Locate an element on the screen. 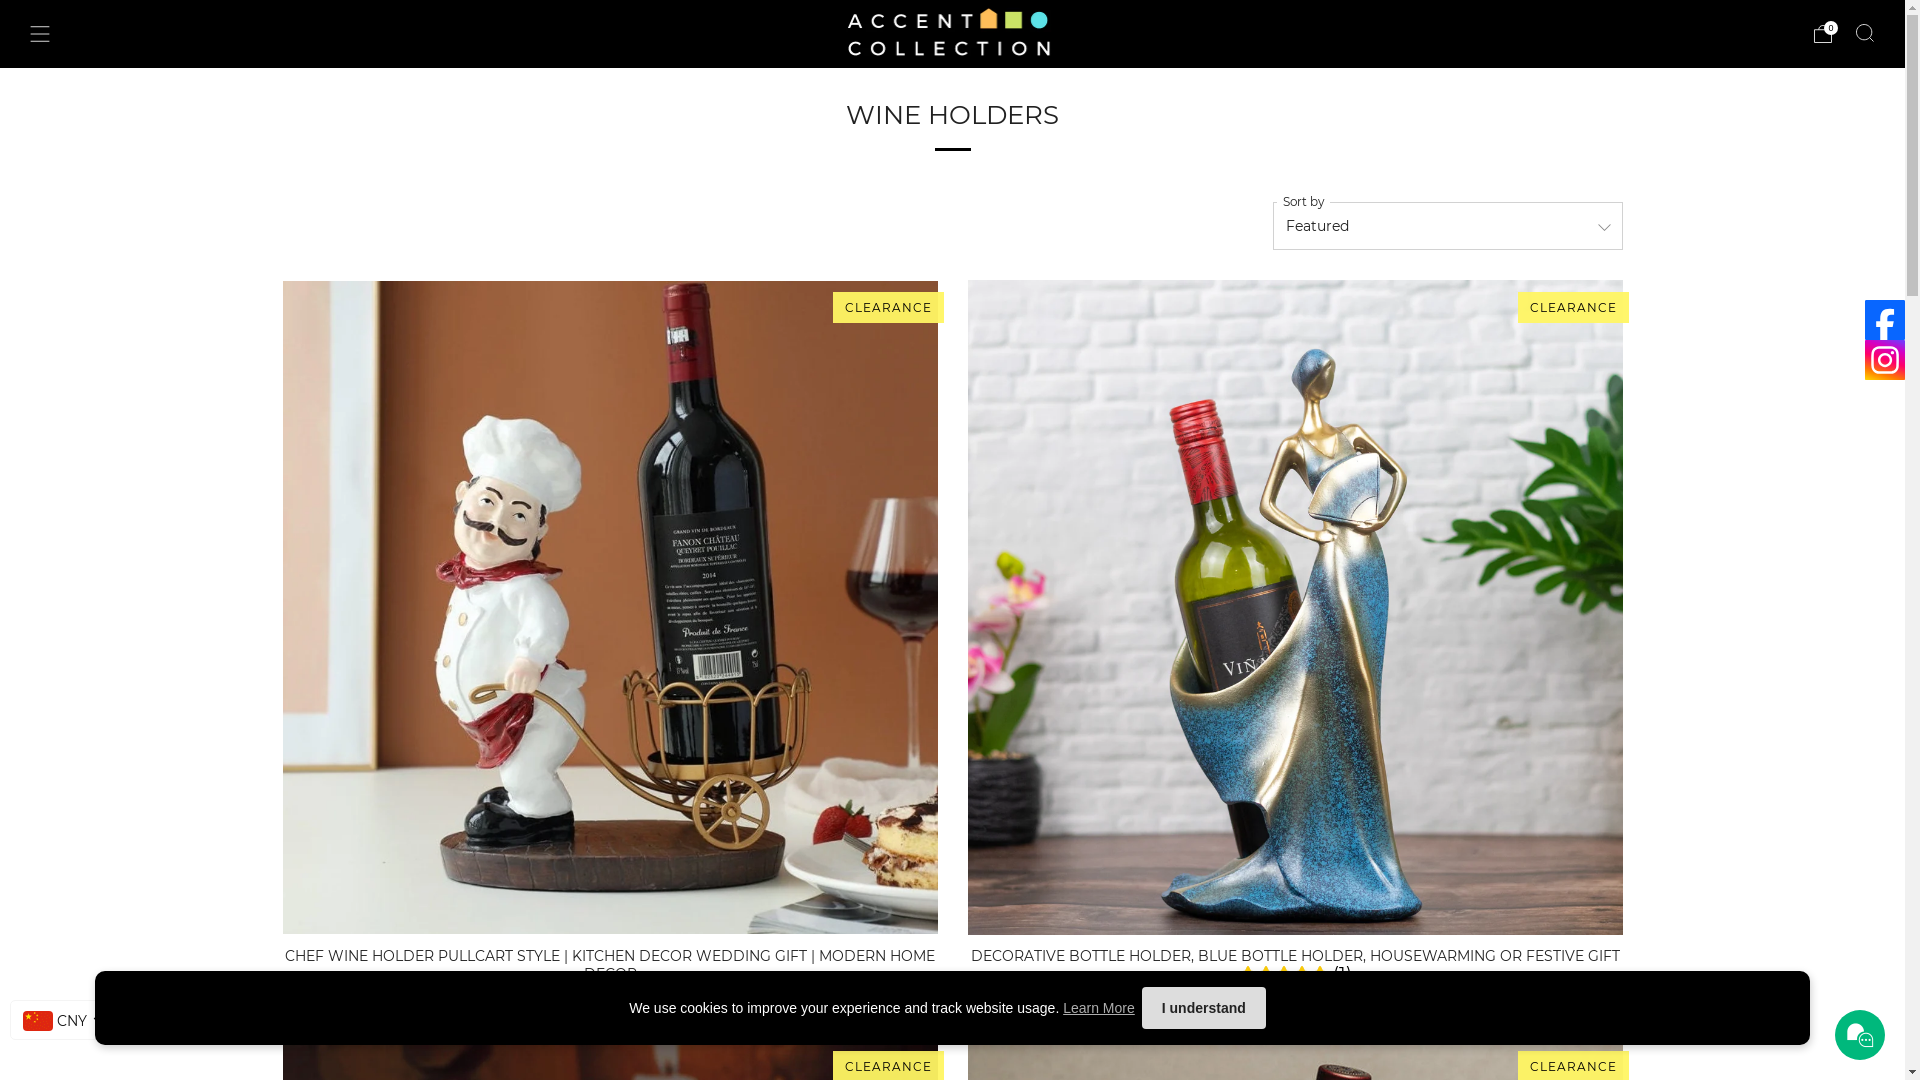 The width and height of the screenshot is (1920, 1080). 'Instagram' is located at coordinates (1884, 358).